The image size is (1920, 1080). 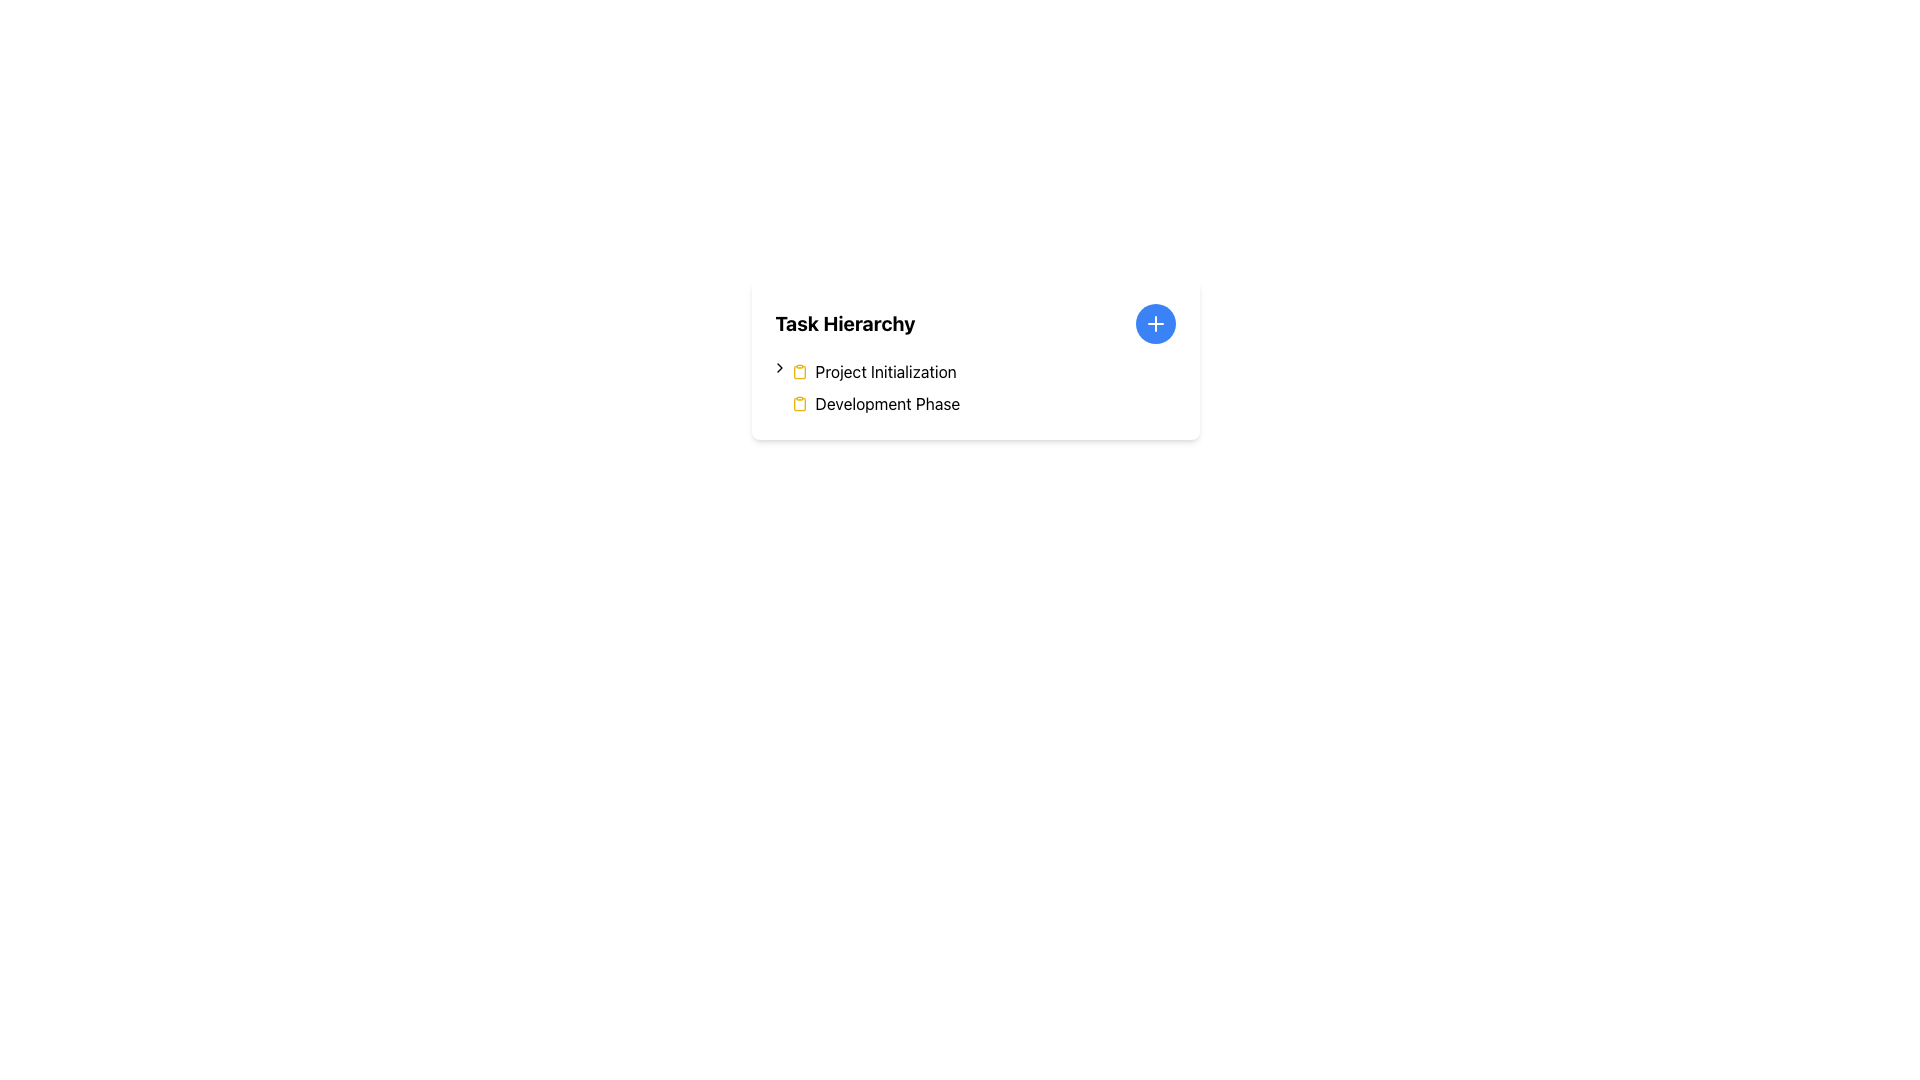 I want to click on the text label reading 'Project Initialization', so click(x=885, y=371).